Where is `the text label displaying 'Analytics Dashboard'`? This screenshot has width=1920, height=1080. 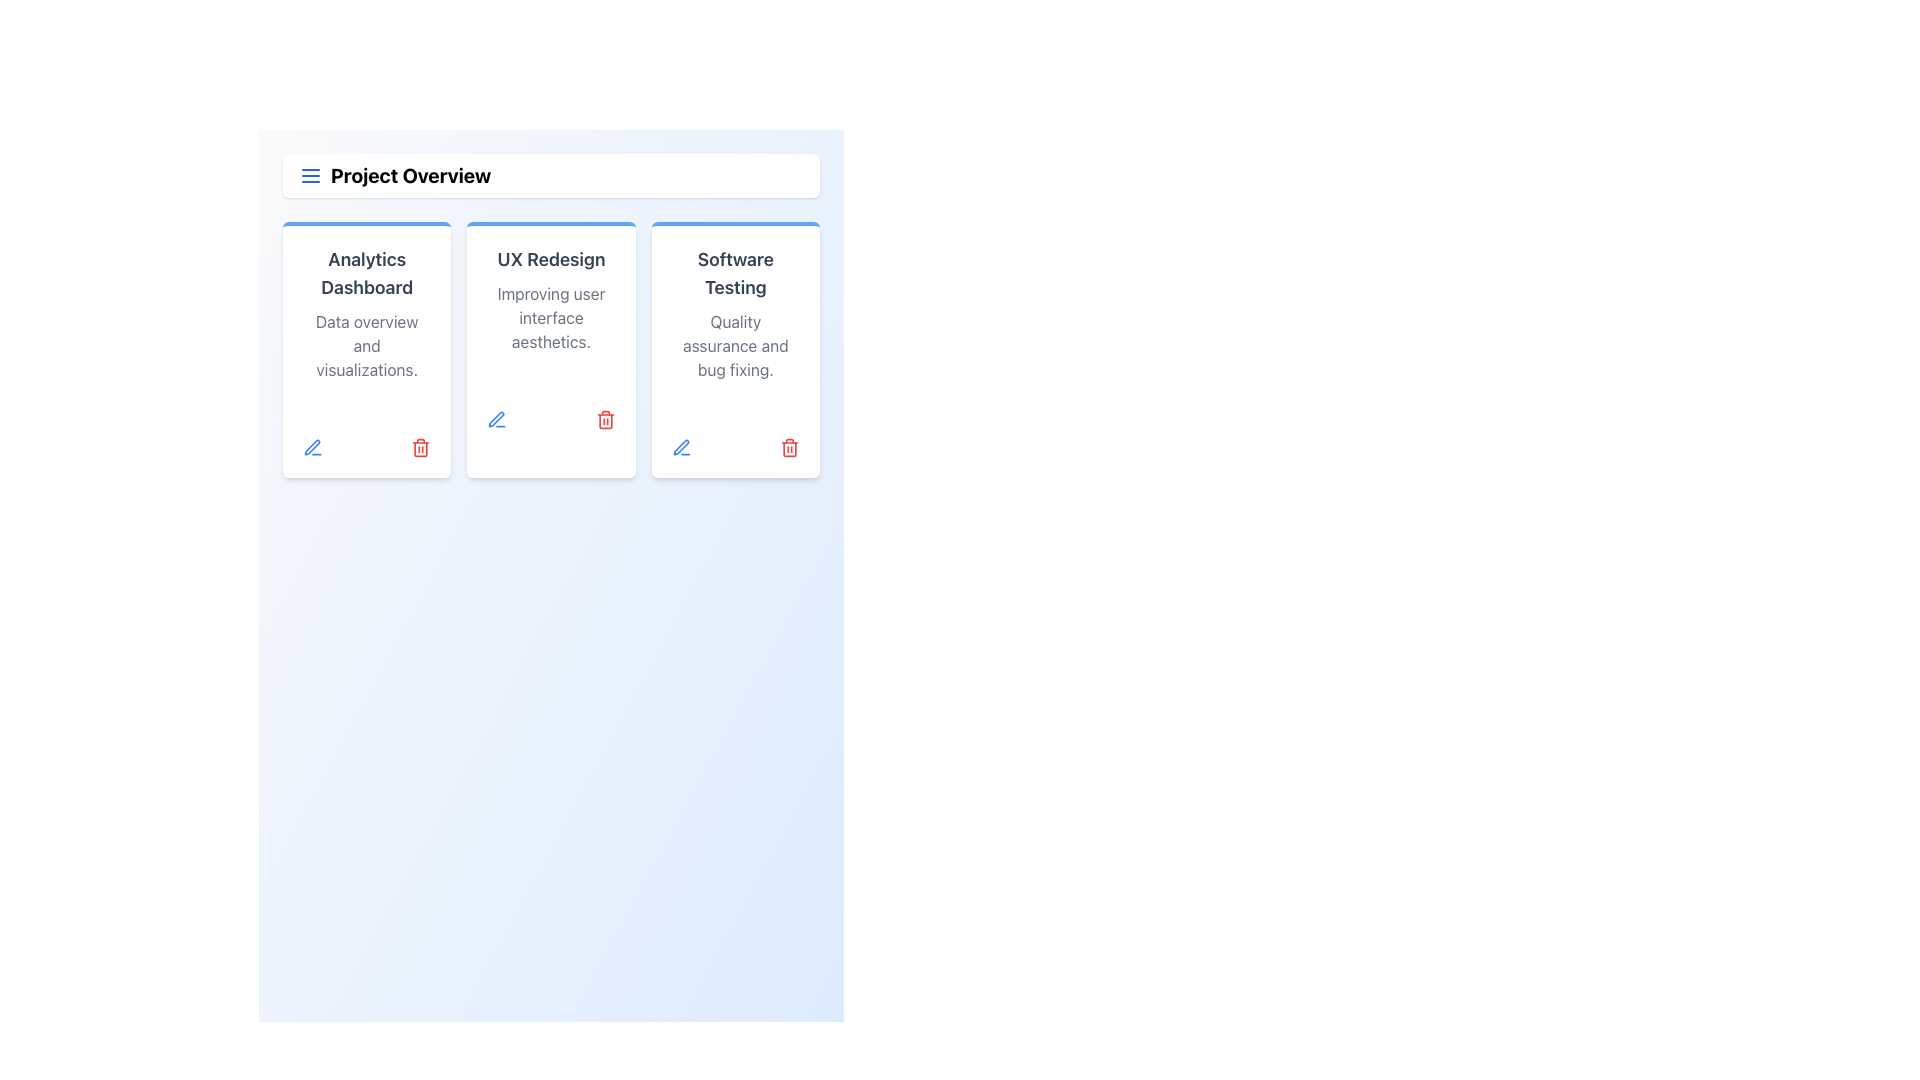 the text label displaying 'Analytics Dashboard' is located at coordinates (366, 273).